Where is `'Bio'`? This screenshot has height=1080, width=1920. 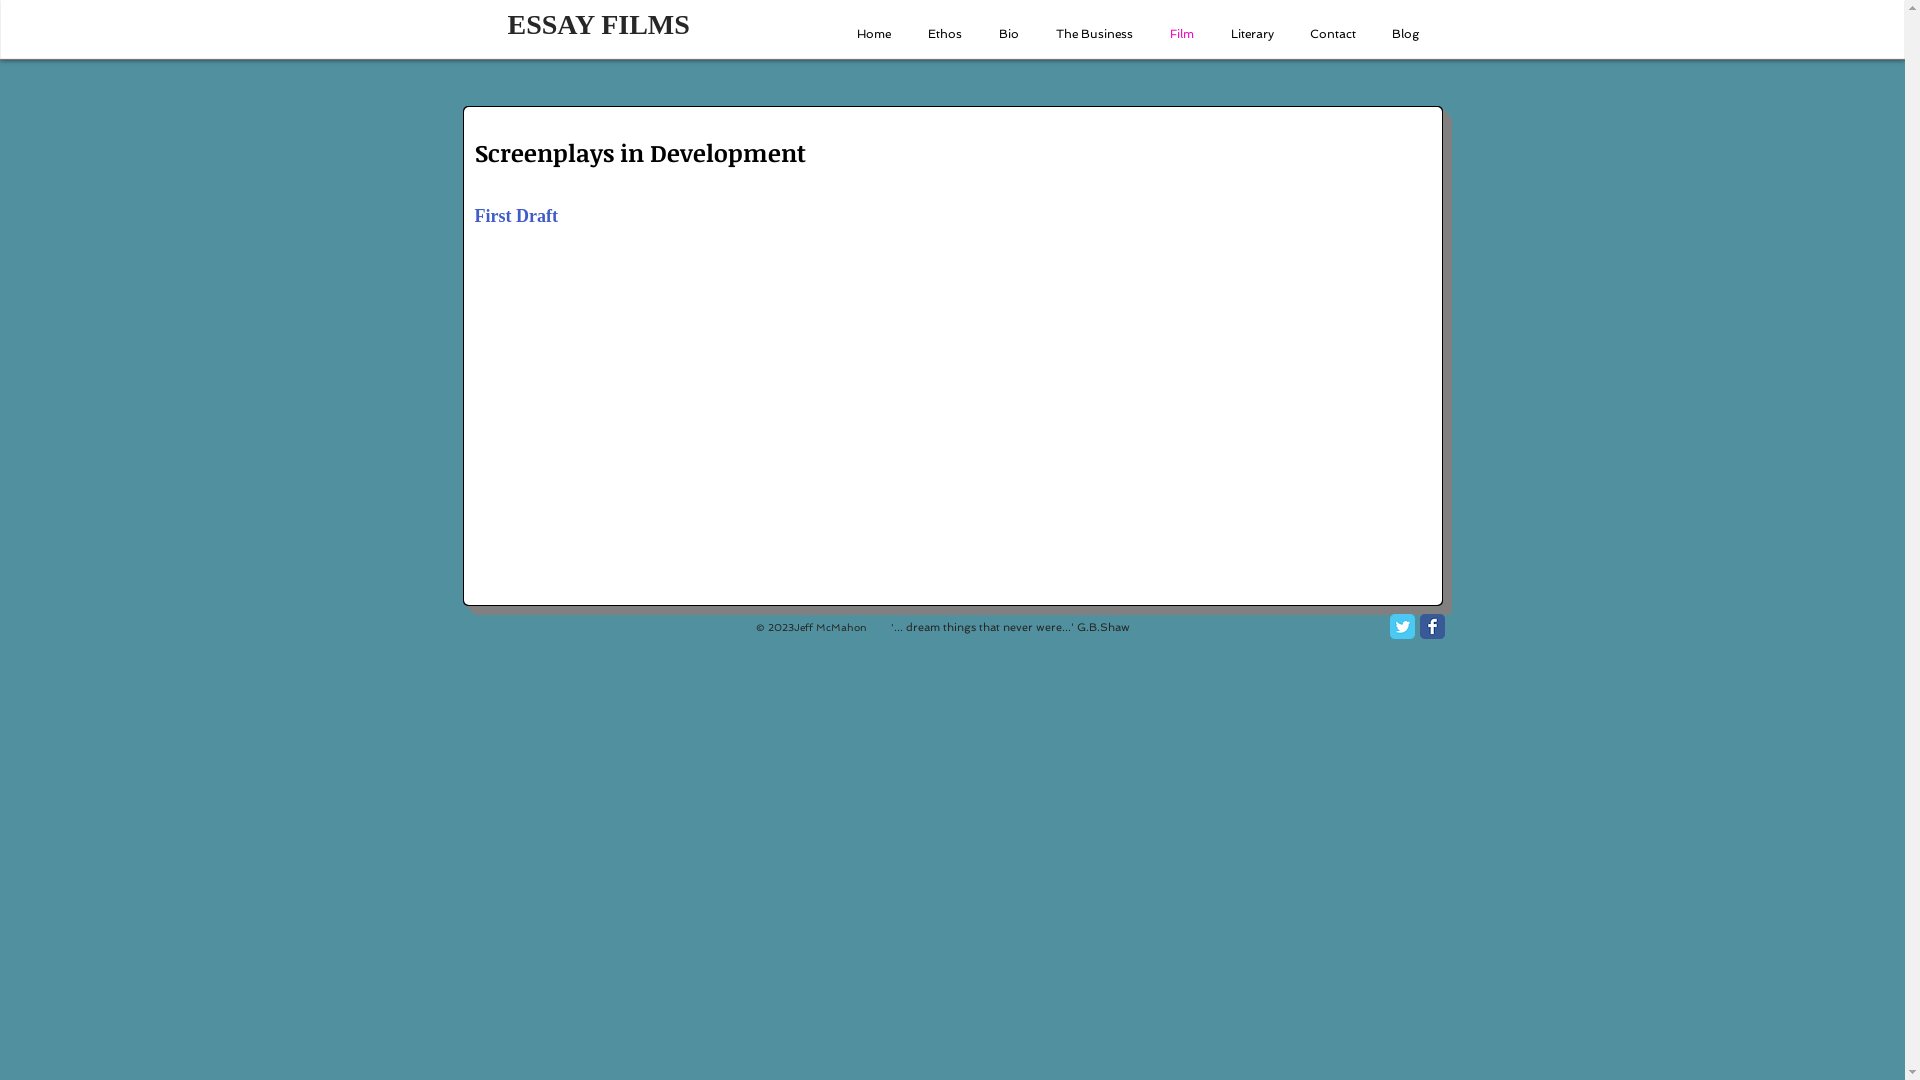
'Bio' is located at coordinates (978, 34).